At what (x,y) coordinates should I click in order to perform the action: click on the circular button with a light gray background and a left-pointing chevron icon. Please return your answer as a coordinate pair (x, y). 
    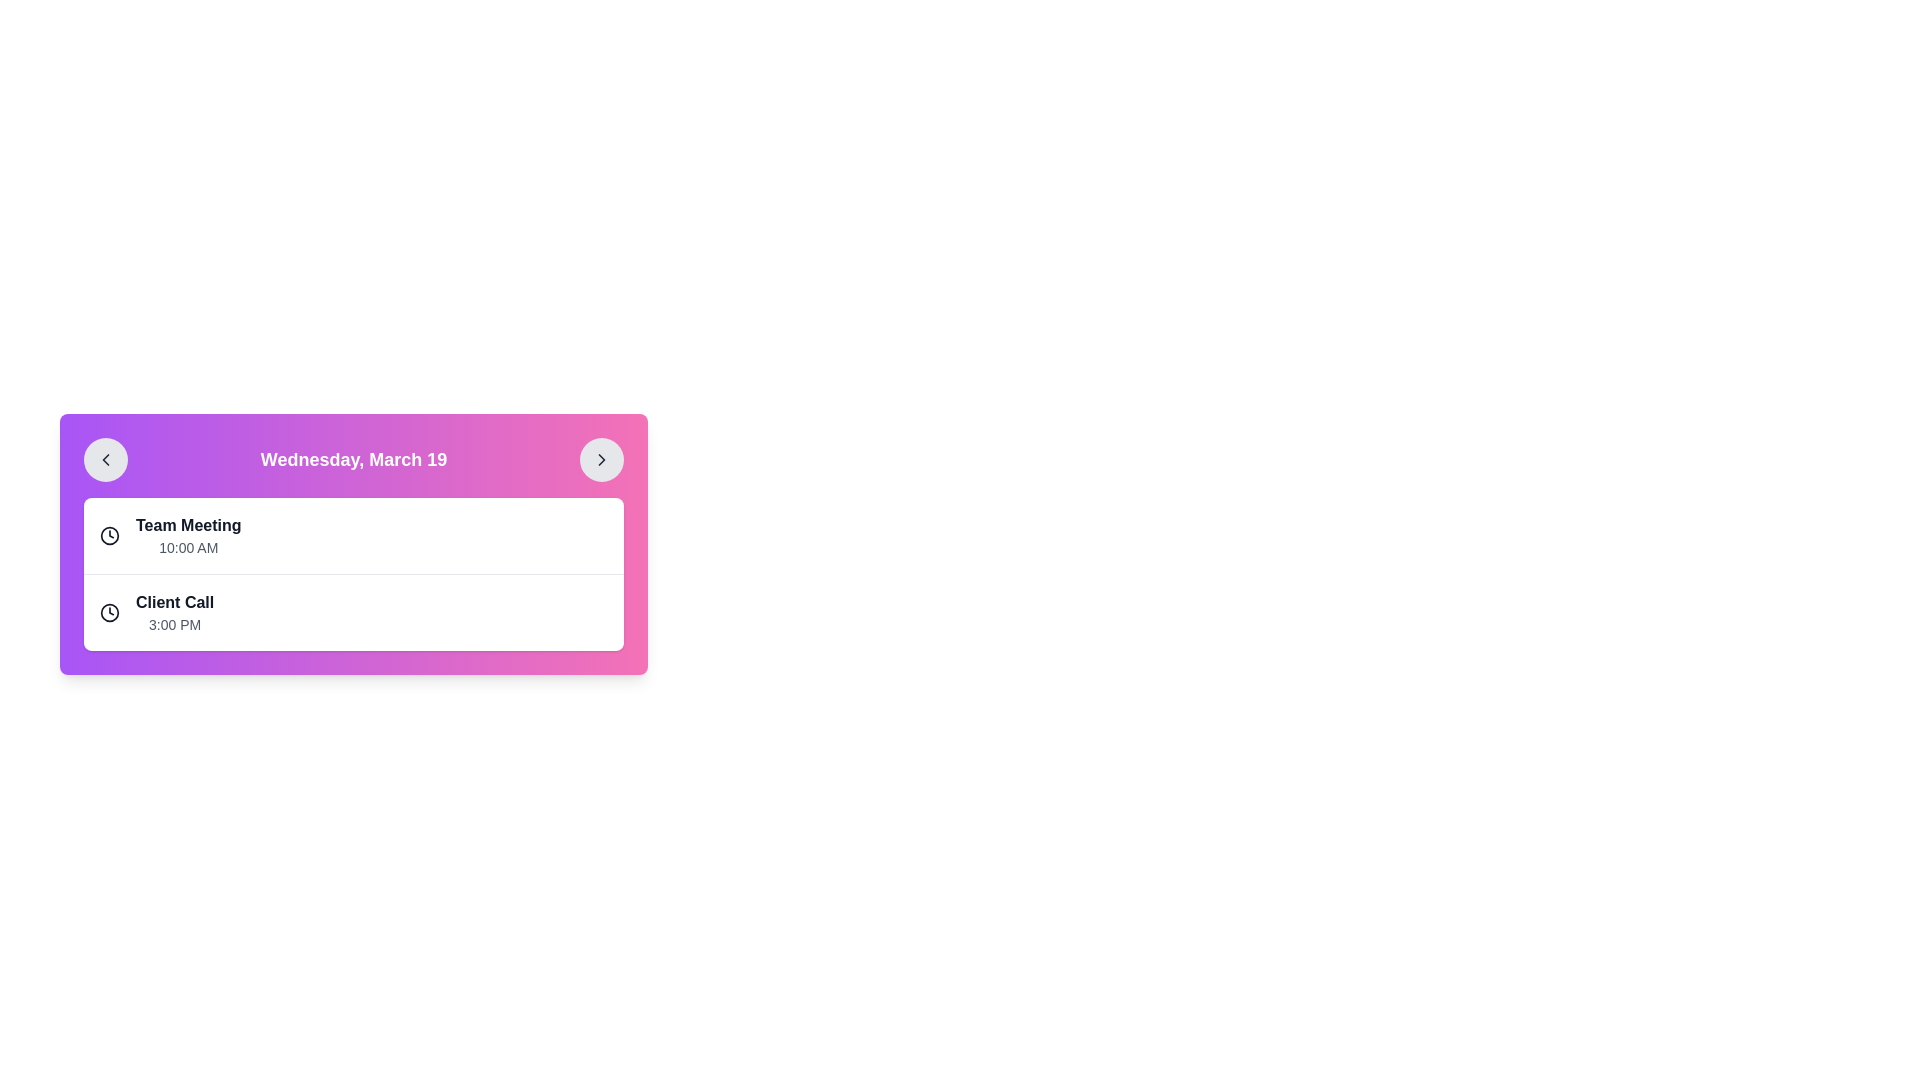
    Looking at the image, I should click on (104, 459).